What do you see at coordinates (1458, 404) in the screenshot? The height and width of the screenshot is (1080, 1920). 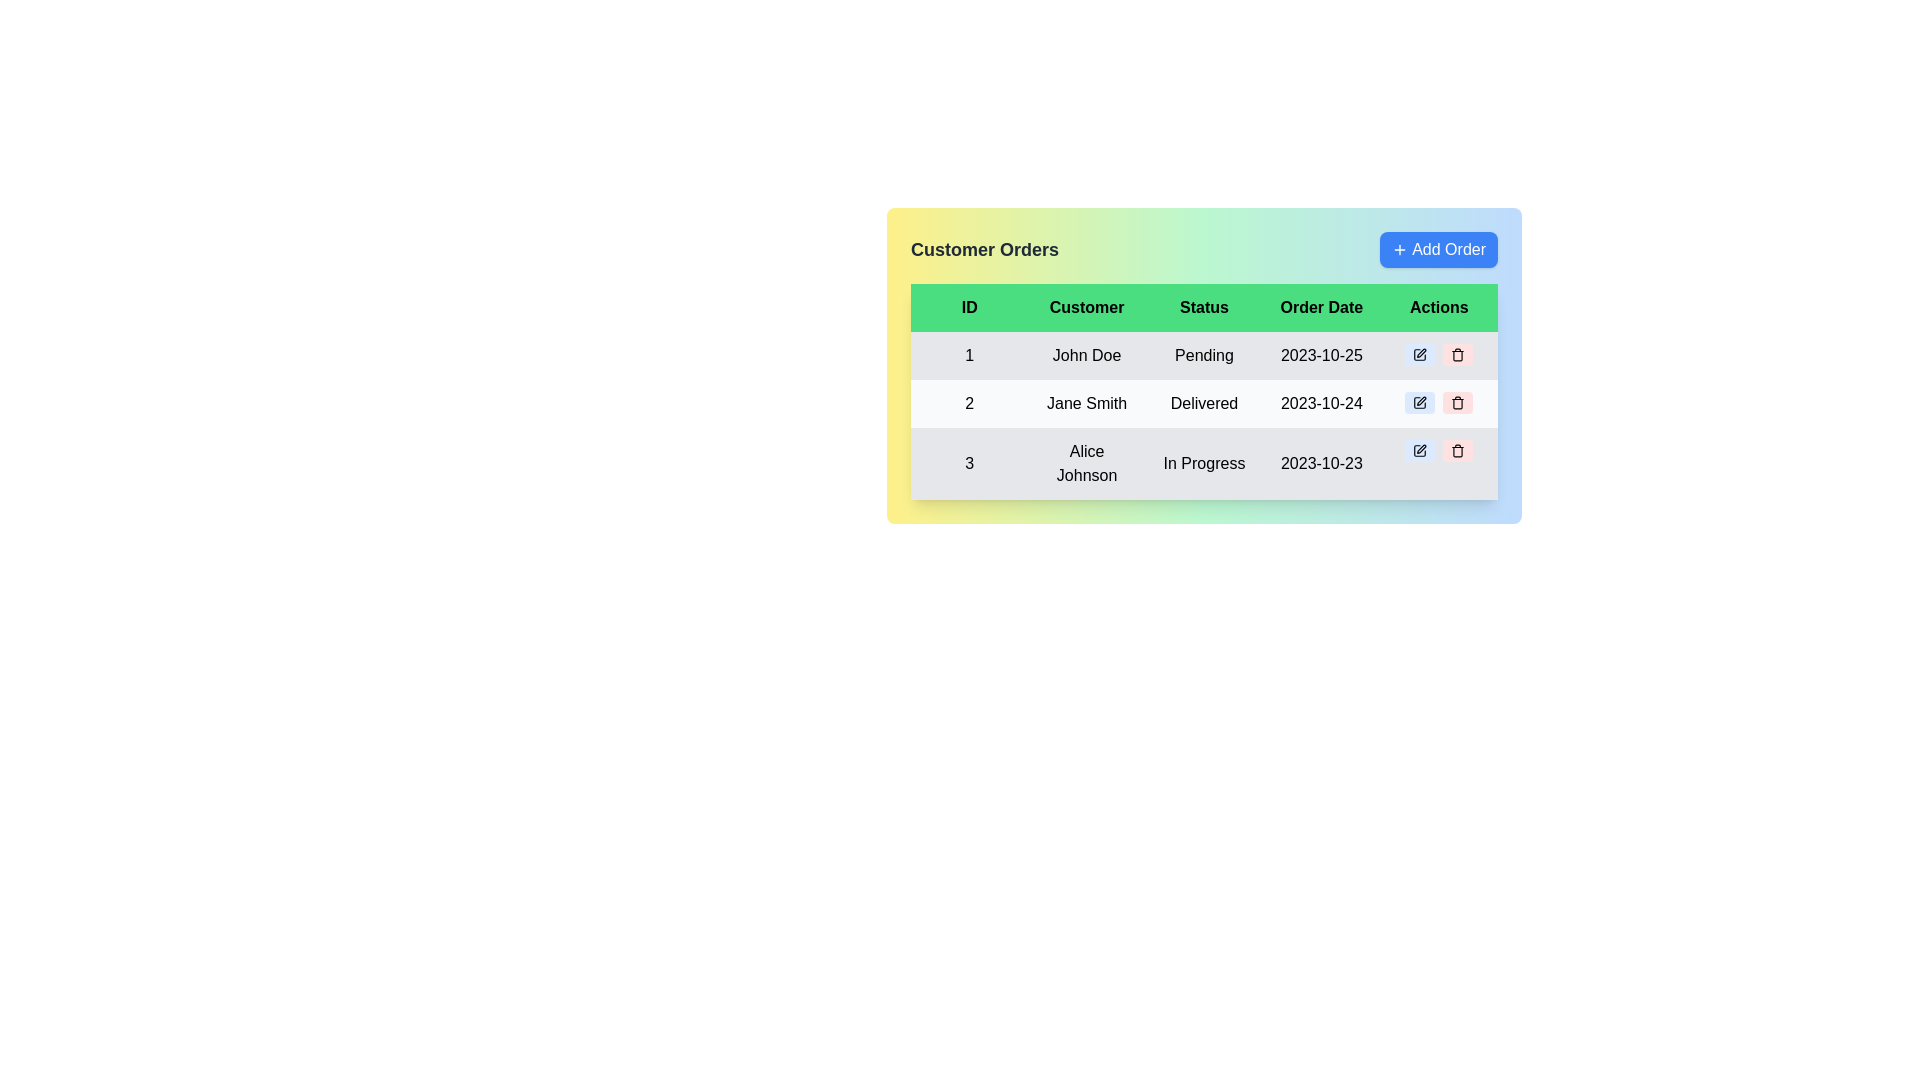 I see `the trash bin icon in the 'Actions' column of the second entry in the 'Customer Orders' table` at bounding box center [1458, 404].